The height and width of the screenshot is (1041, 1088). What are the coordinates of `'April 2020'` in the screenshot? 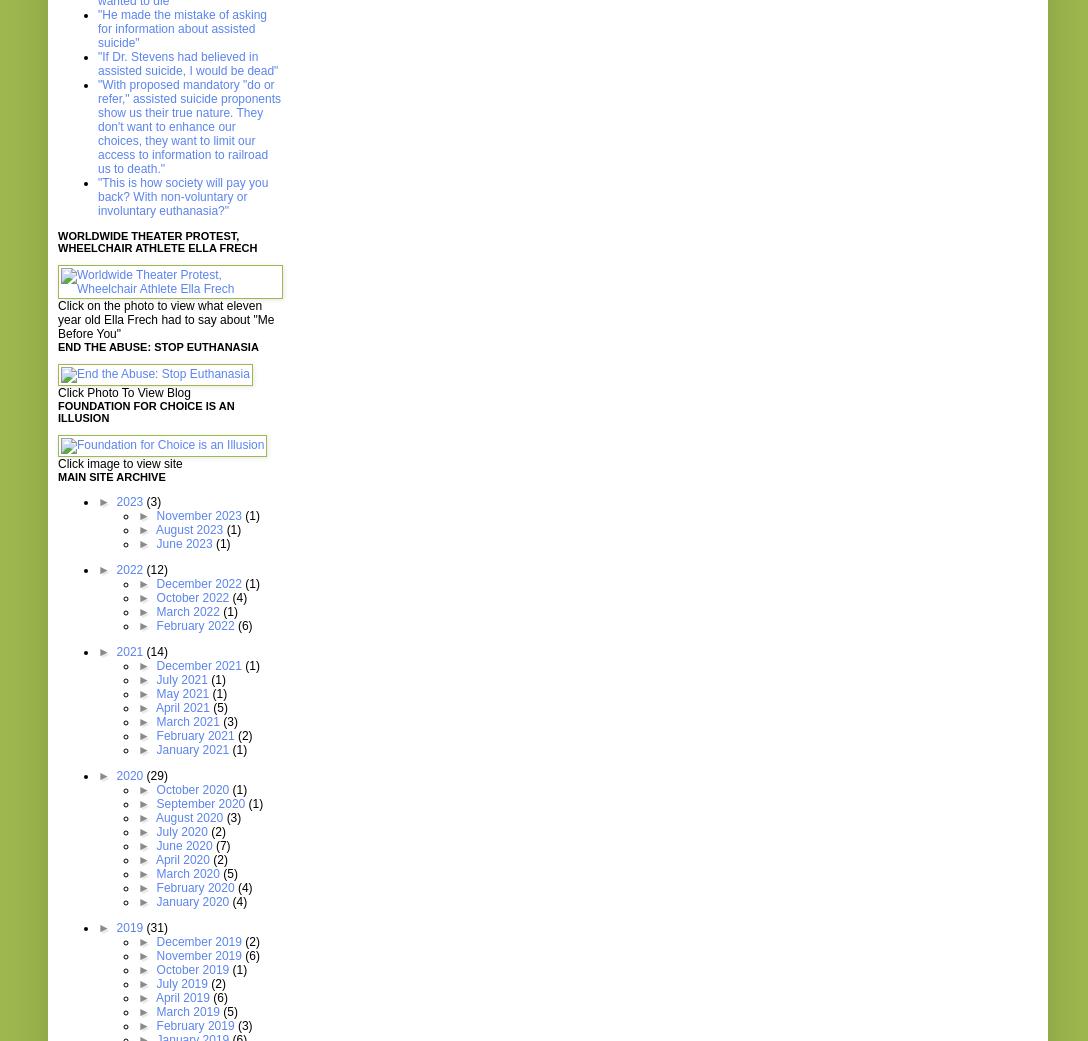 It's located at (182, 858).